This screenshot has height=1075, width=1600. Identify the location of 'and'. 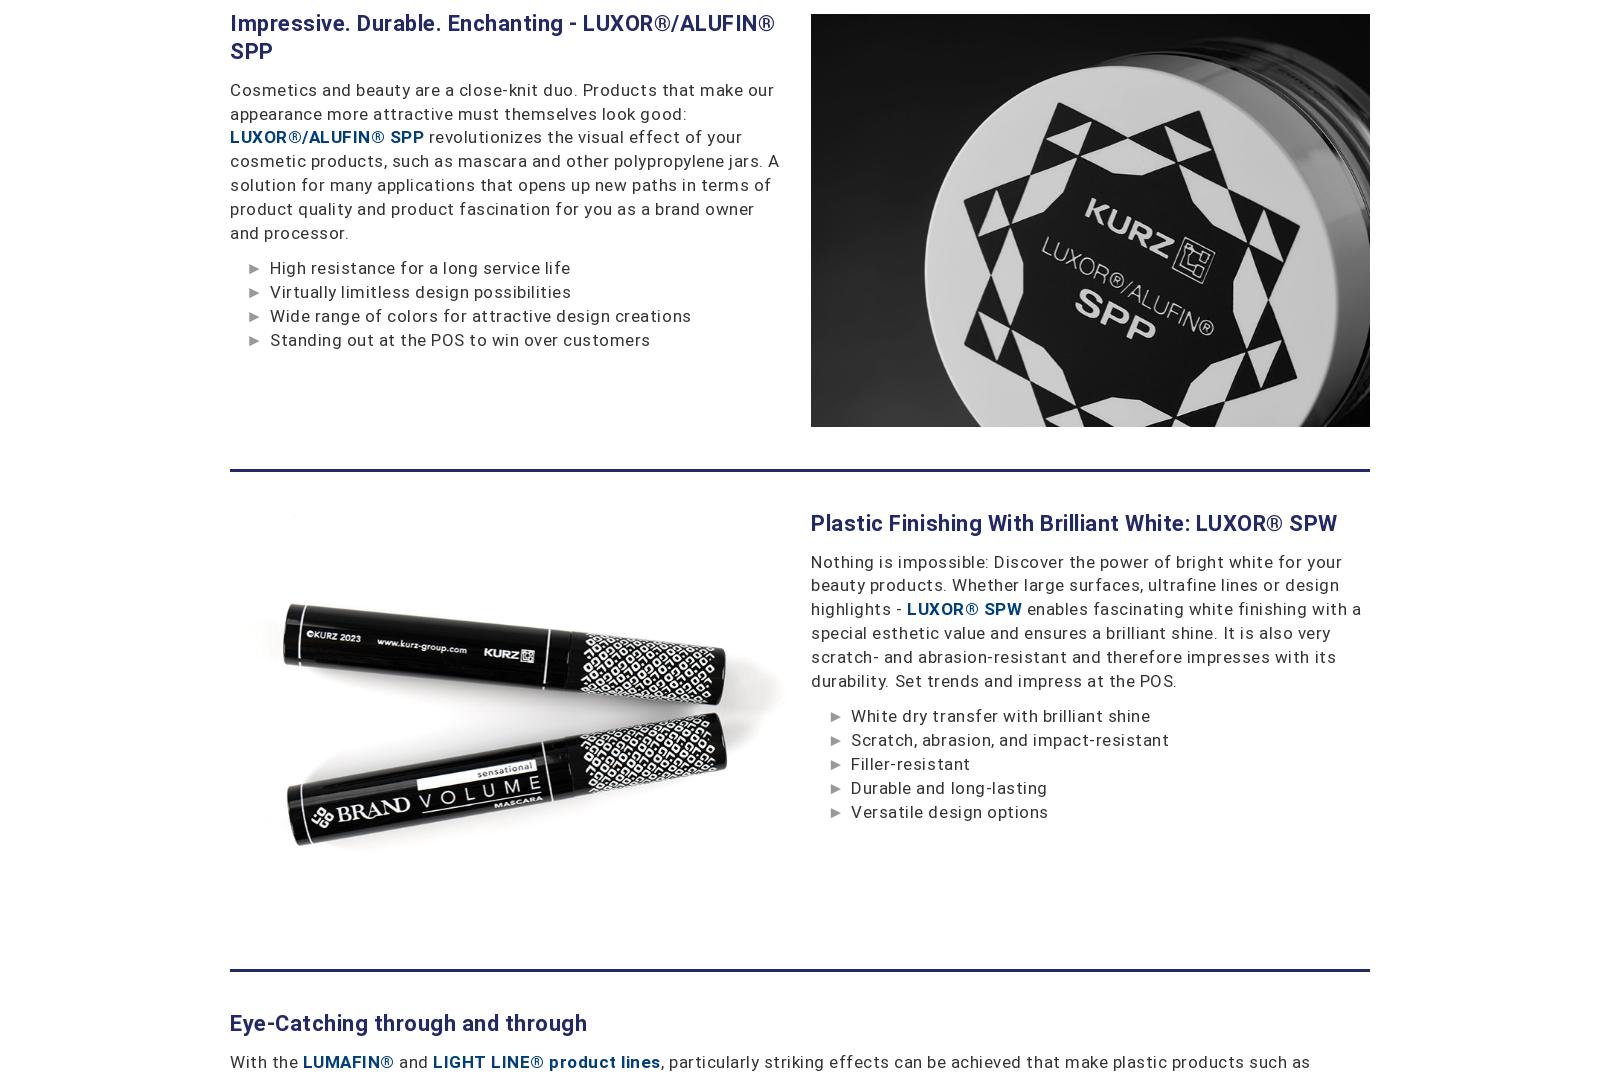
(412, 1061).